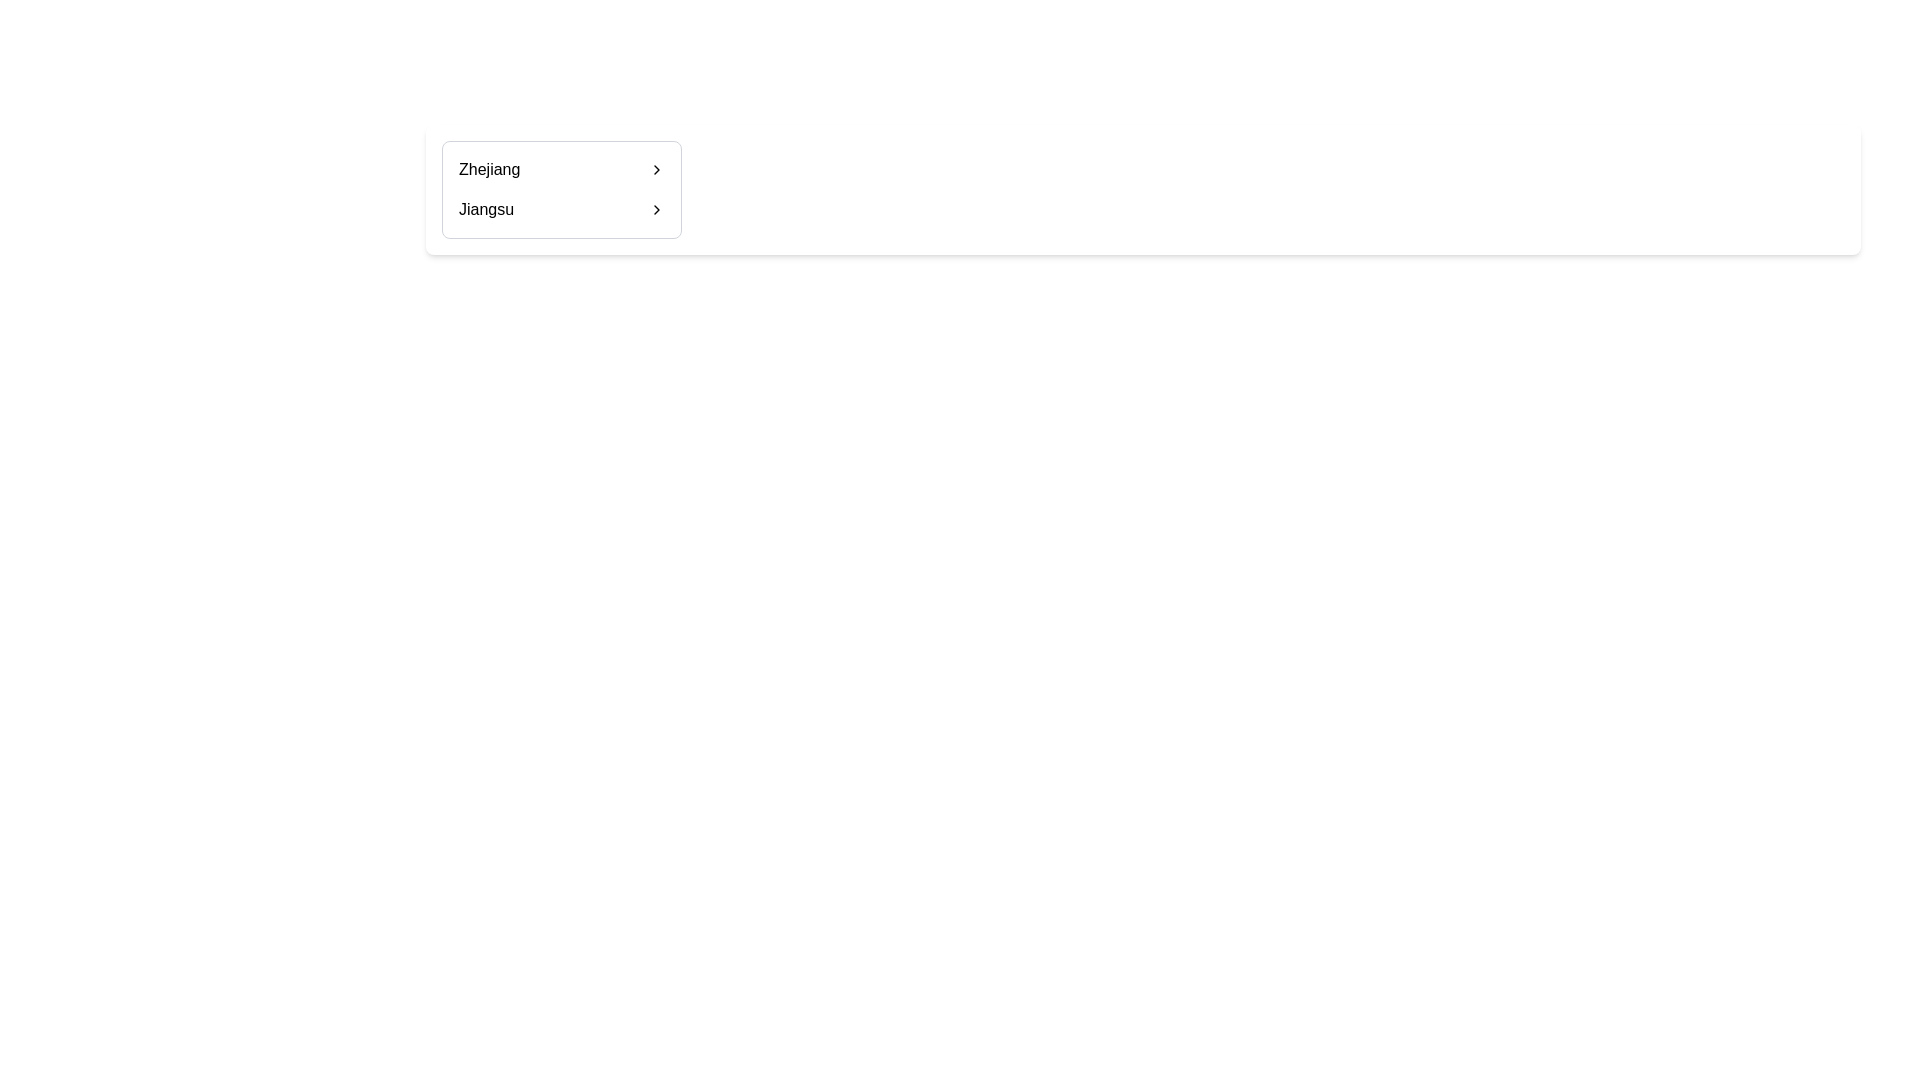 The width and height of the screenshot is (1920, 1080). I want to click on the right-facing chevron icon at the end of the 'Zhejiang' text, so click(657, 168).